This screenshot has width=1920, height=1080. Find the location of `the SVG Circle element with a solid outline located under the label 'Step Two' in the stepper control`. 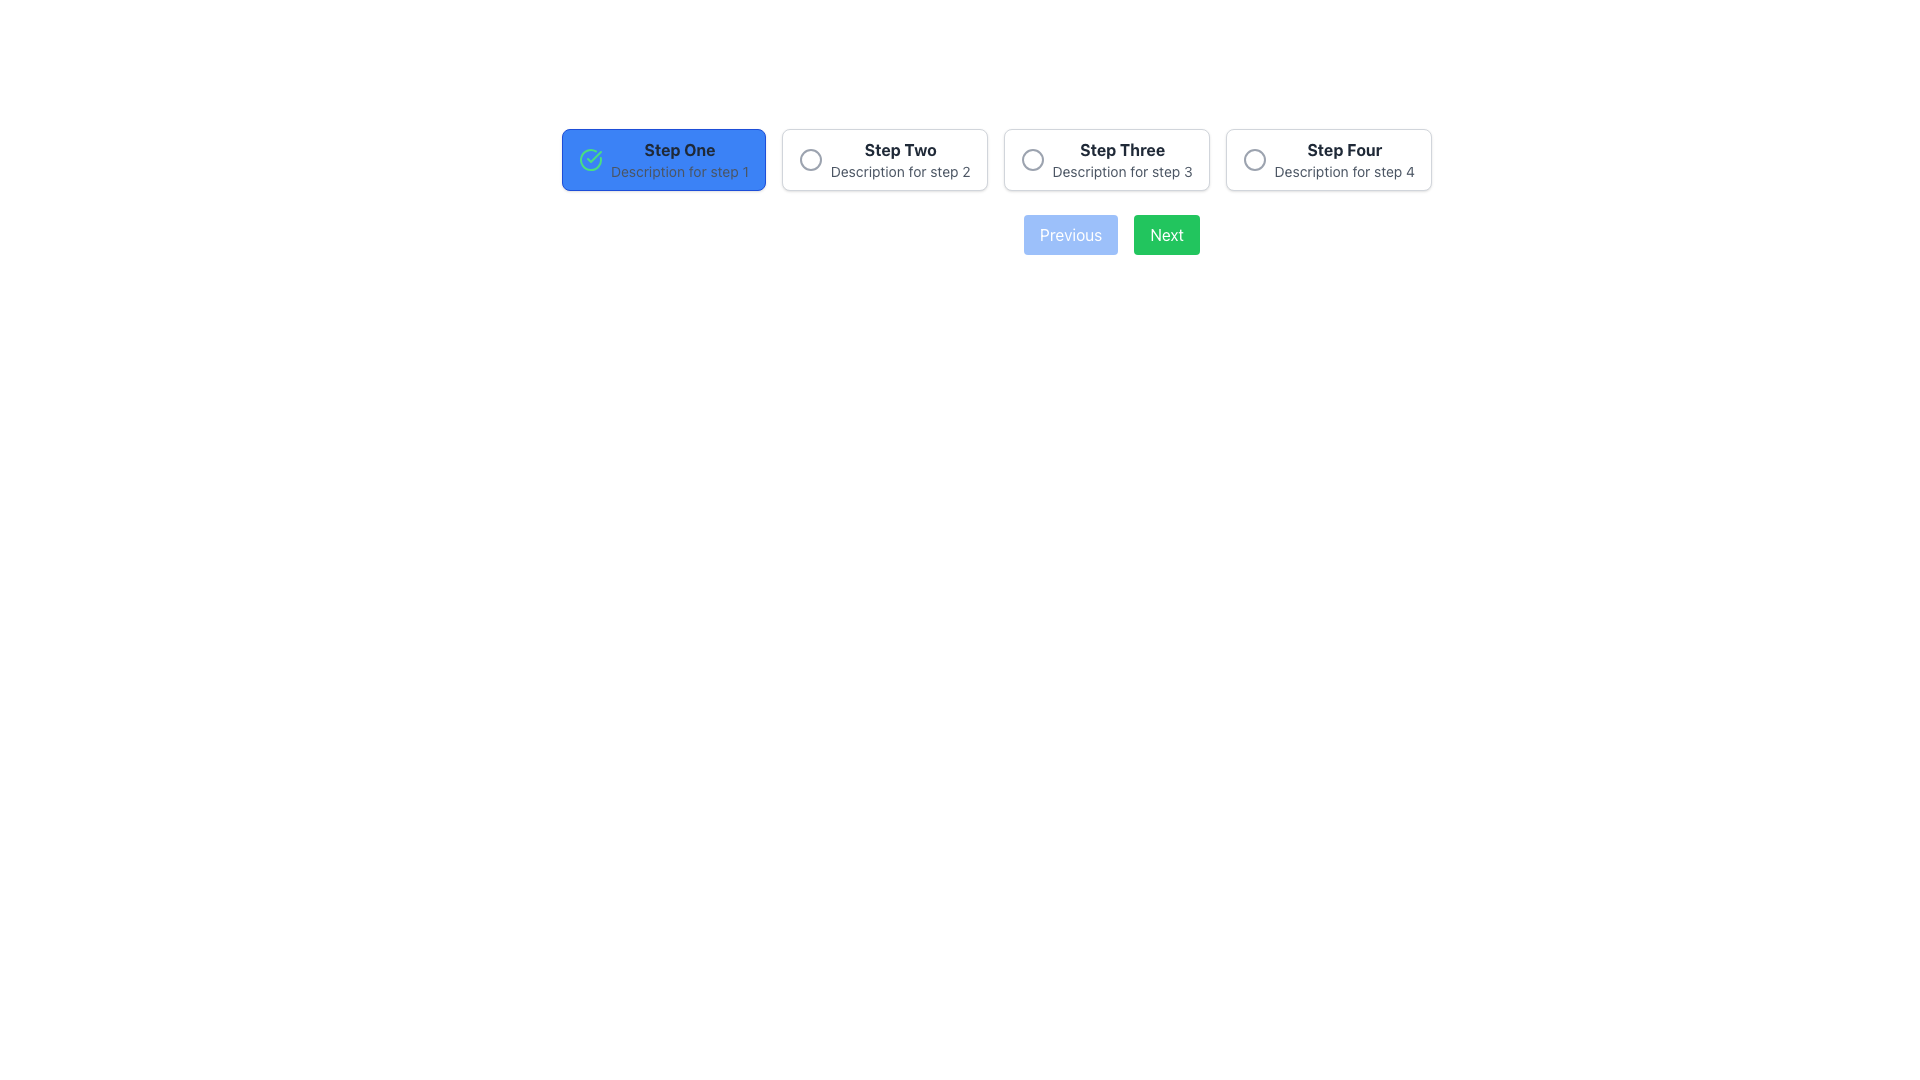

the SVG Circle element with a solid outline located under the label 'Step Two' in the stepper control is located at coordinates (810, 158).